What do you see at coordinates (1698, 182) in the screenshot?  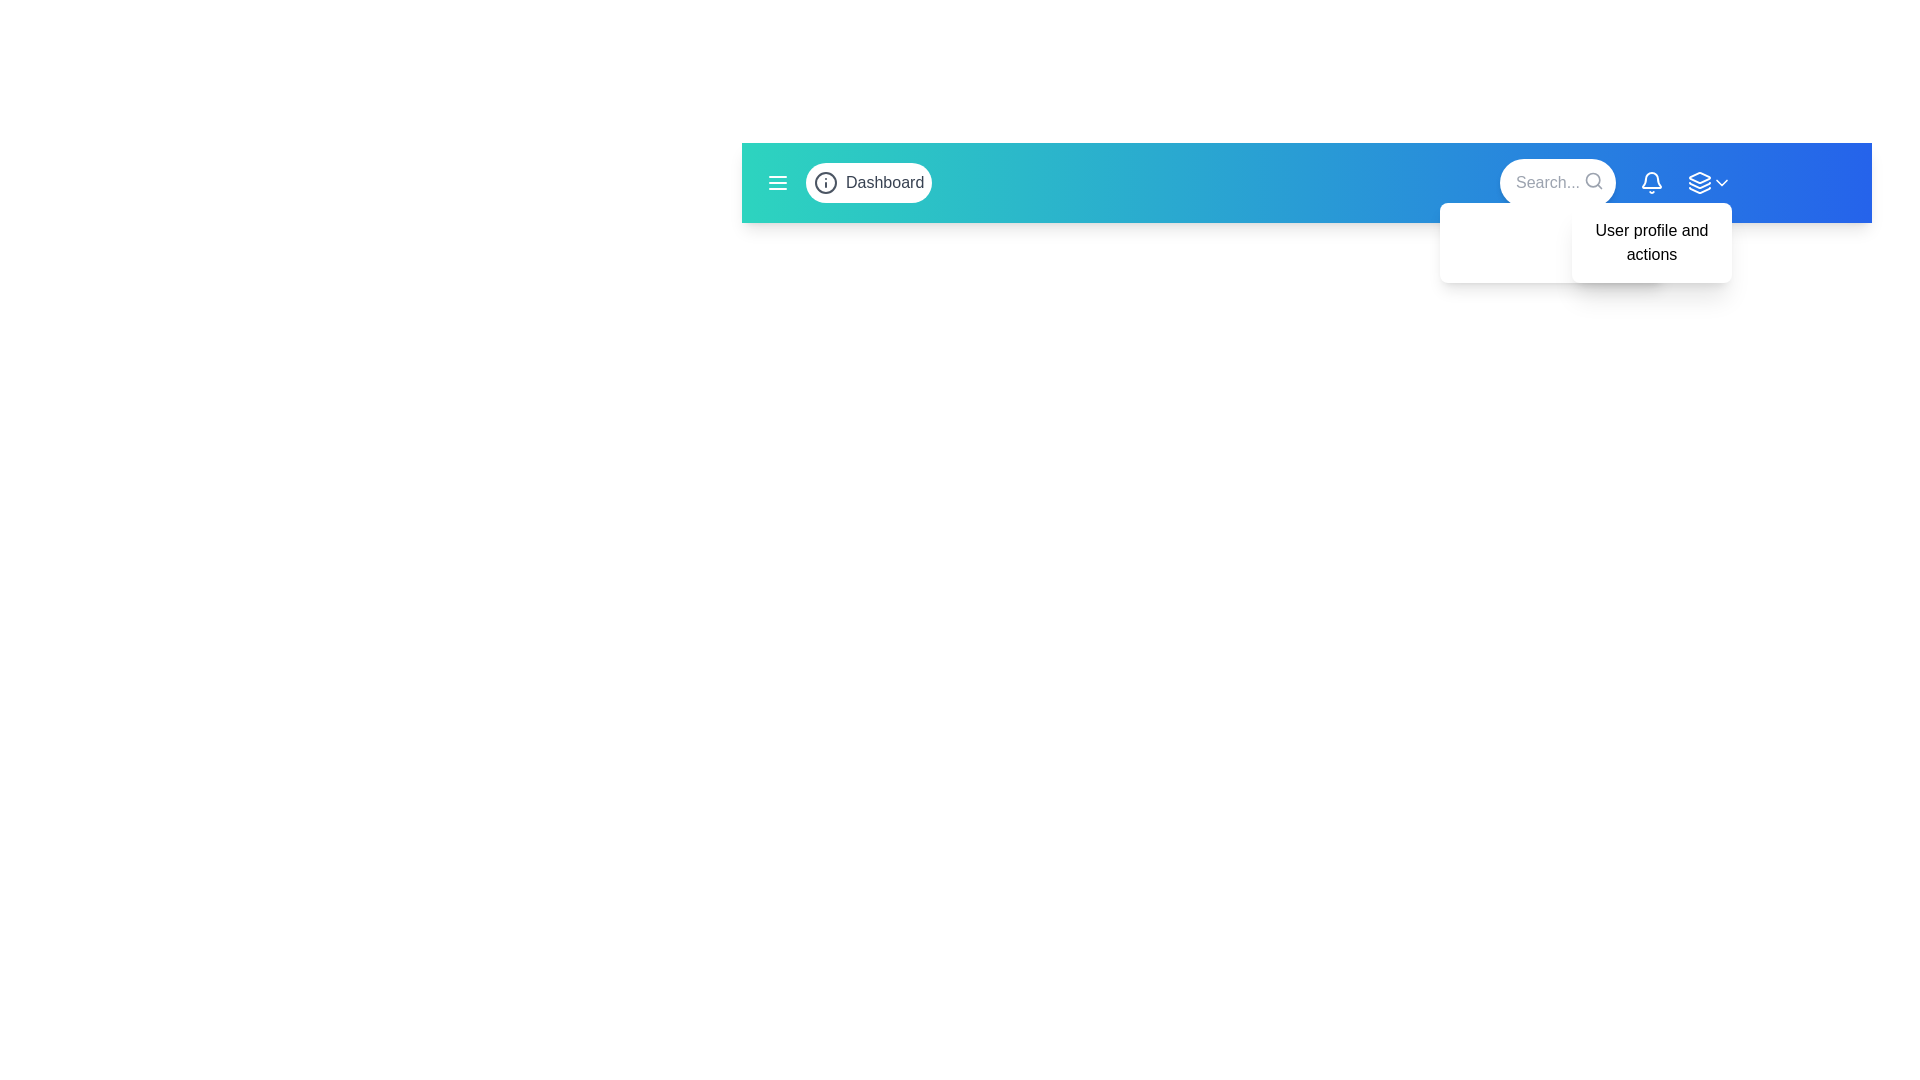 I see `the SVG graphic icon associated with layers or stack-based operations located towards the far right of the top navigation bar, specifically the second icon from the right` at bounding box center [1698, 182].